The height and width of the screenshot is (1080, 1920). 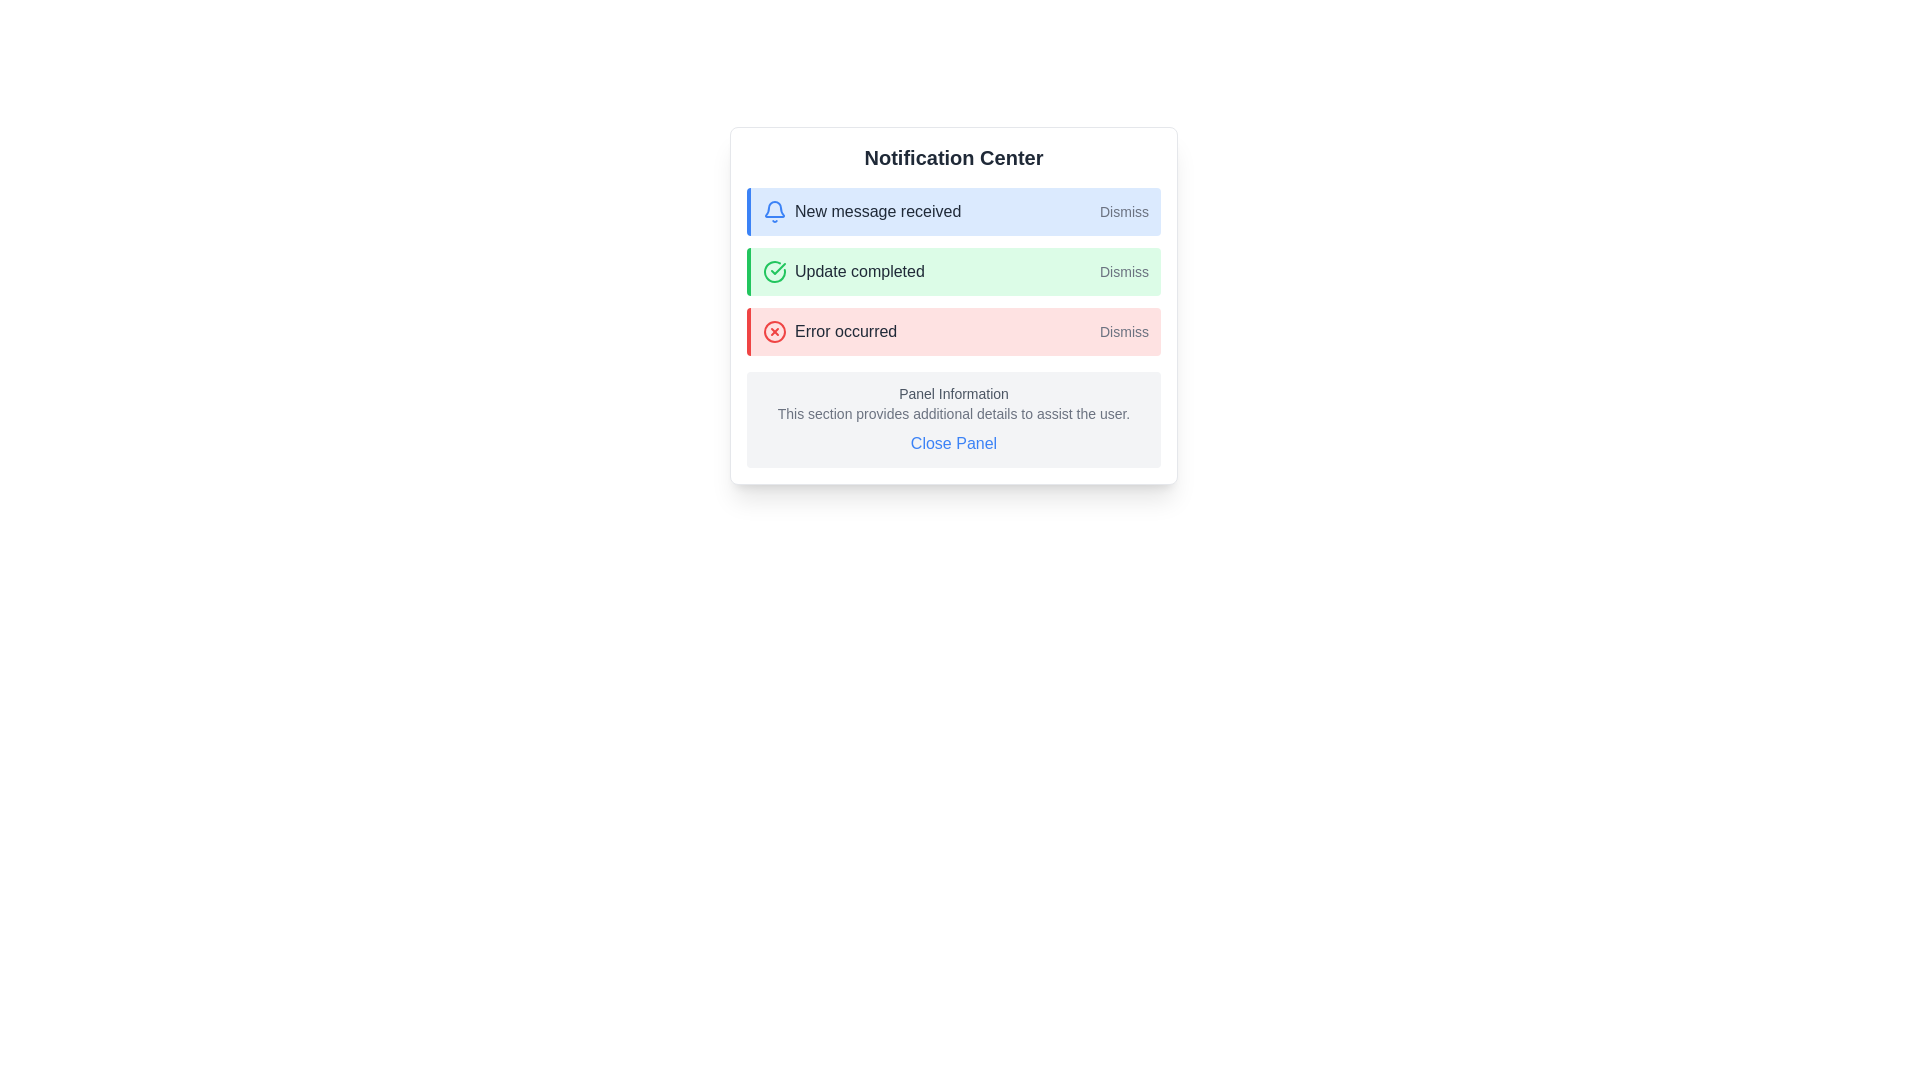 I want to click on icon that indicates the successful completion of the update process, located in the 'Update completed' section of the notification list, to the left of the 'Update completed' label, so click(x=773, y=272).